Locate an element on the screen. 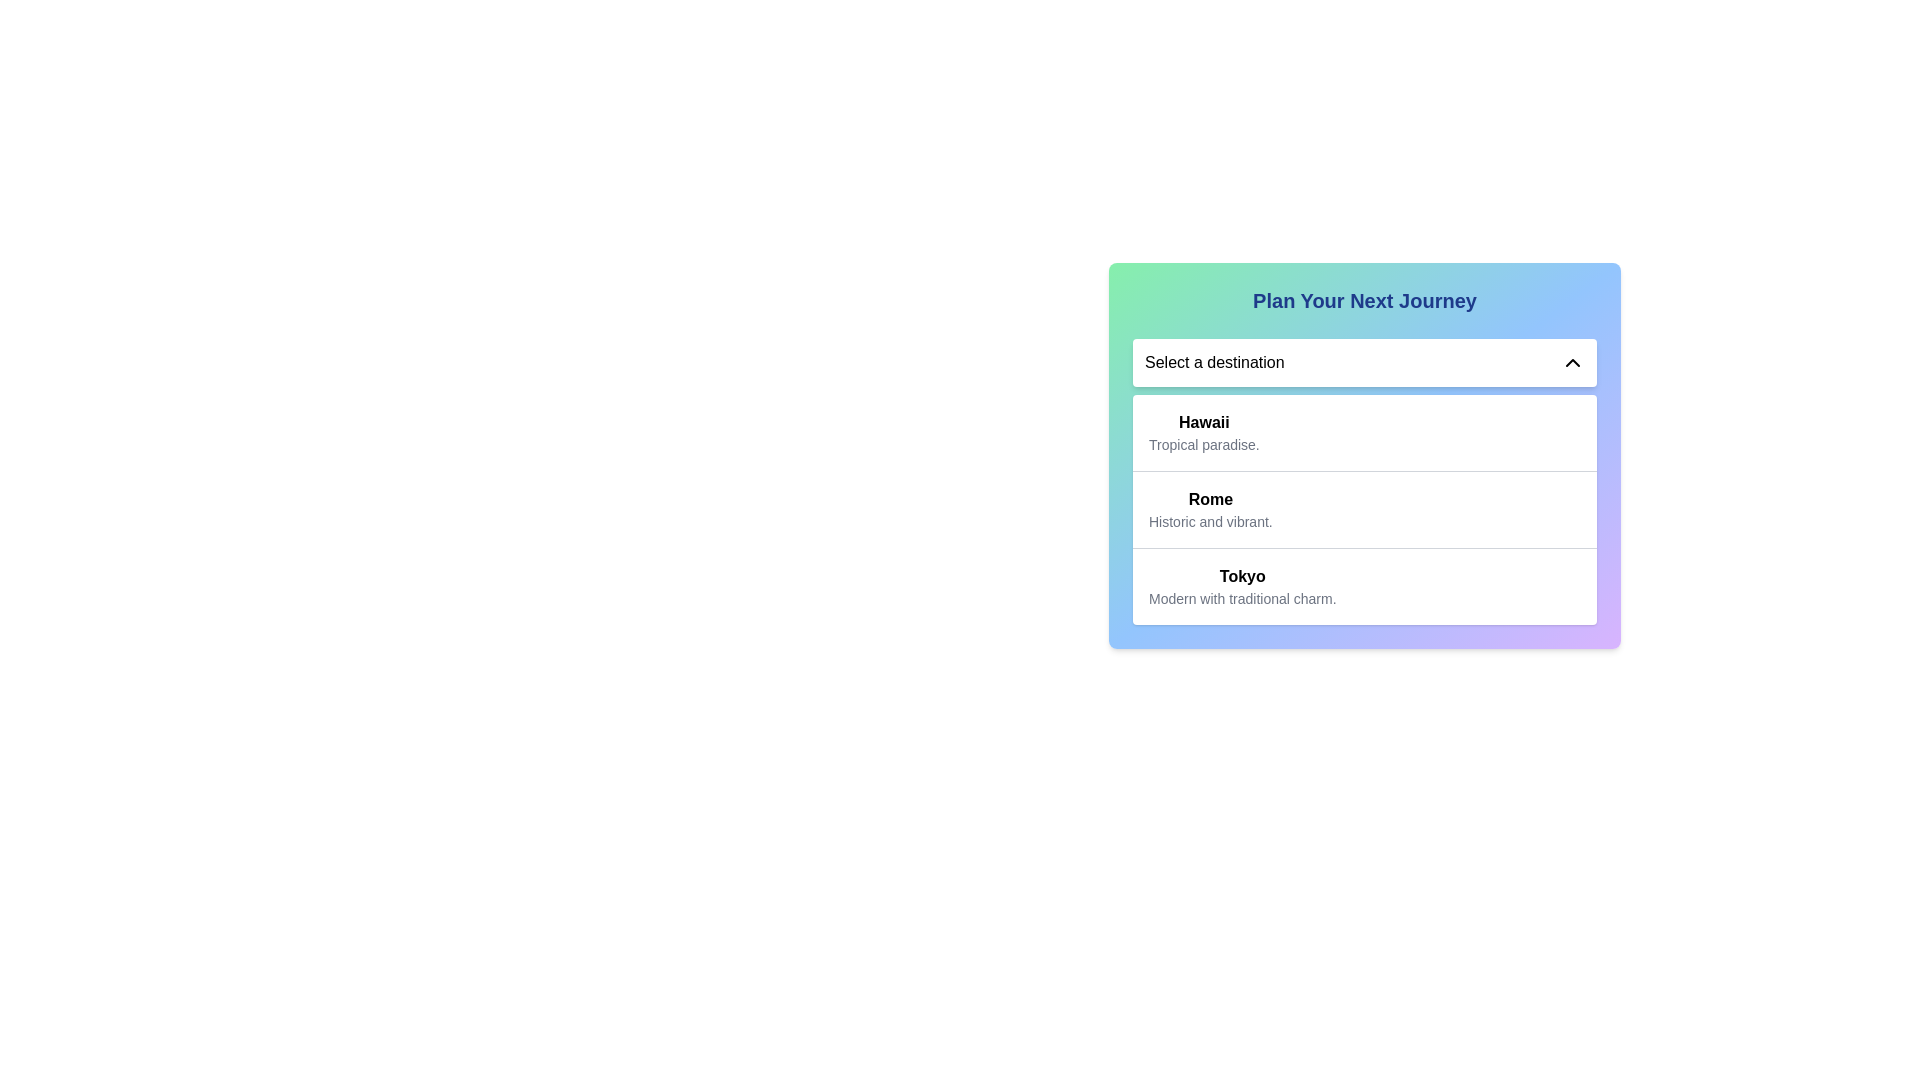  the textual display element showing 'Rome' with the description 'Historic and vibrant.' in the travel destination selection interface, which is the second item in a vertical list of three destinations is located at coordinates (1209, 508).